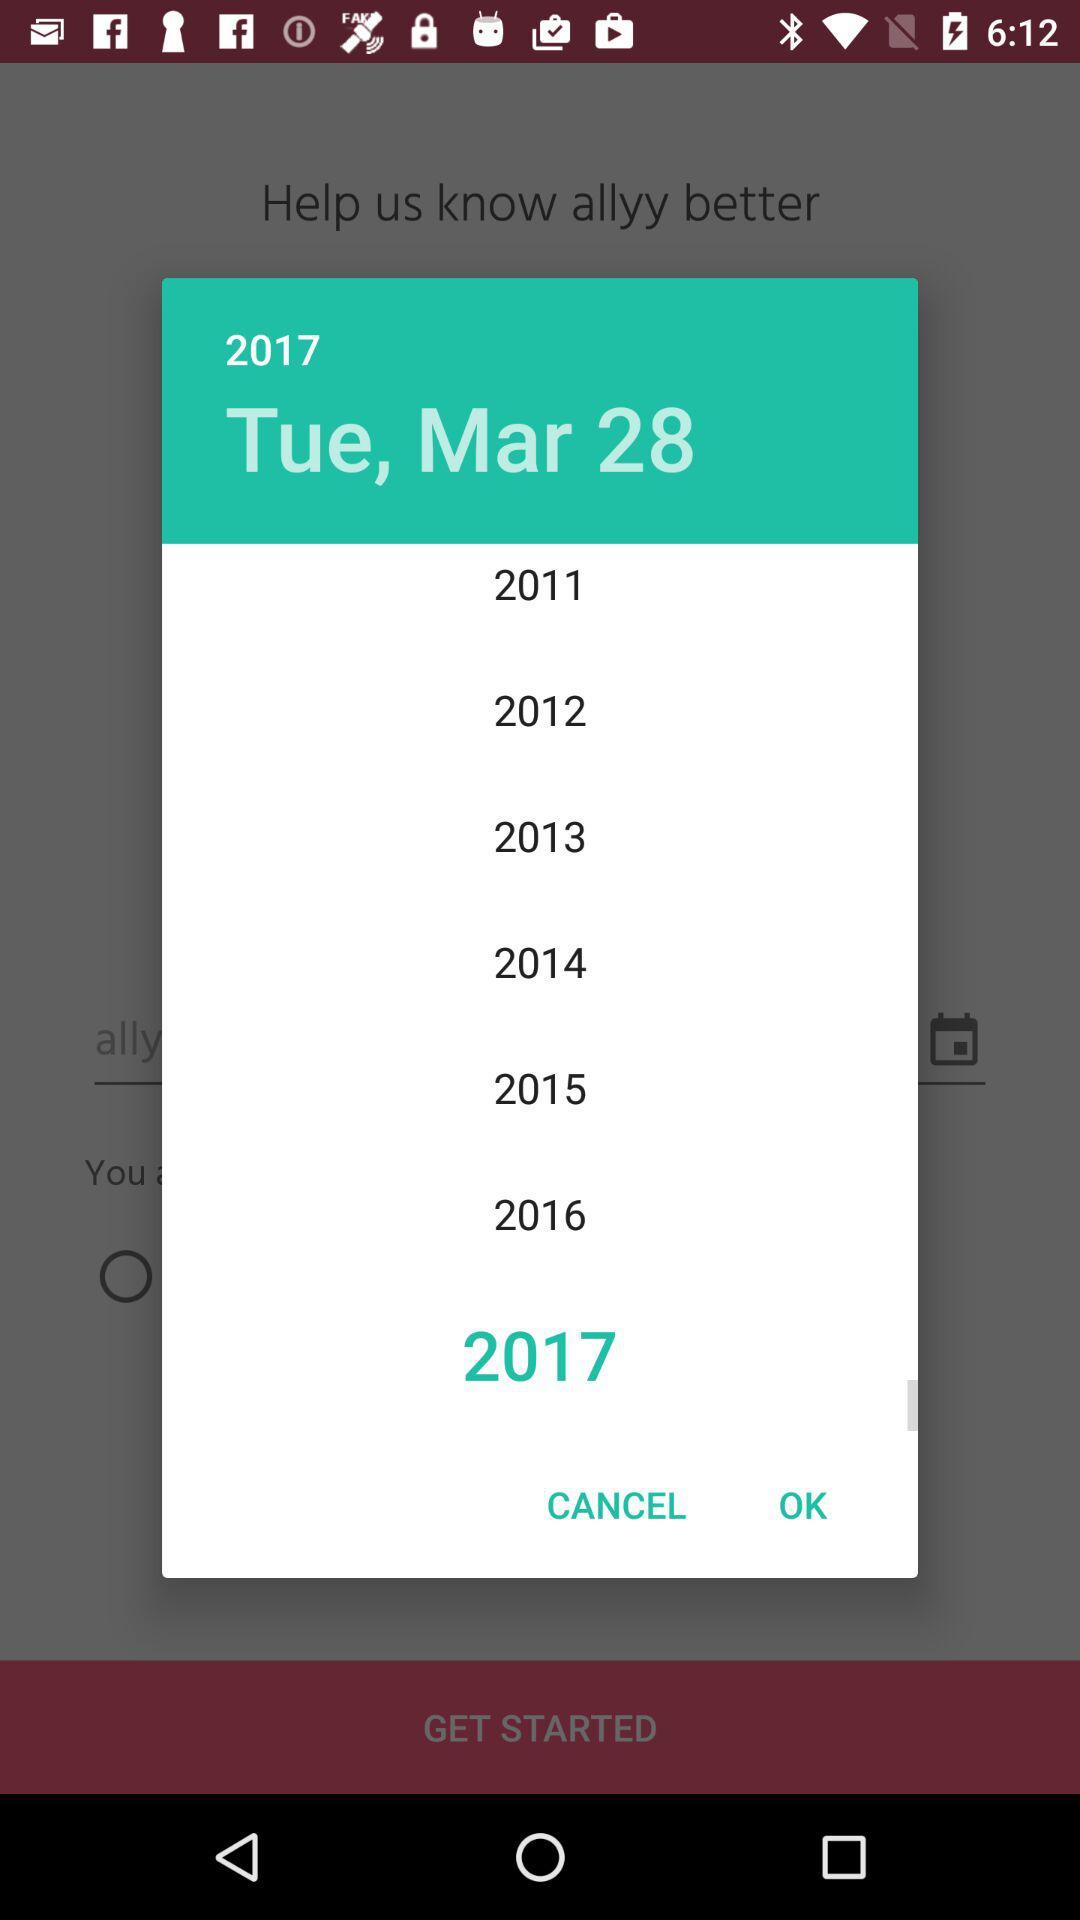  What do you see at coordinates (461, 435) in the screenshot?
I see `the tue, mar 28 icon` at bounding box center [461, 435].